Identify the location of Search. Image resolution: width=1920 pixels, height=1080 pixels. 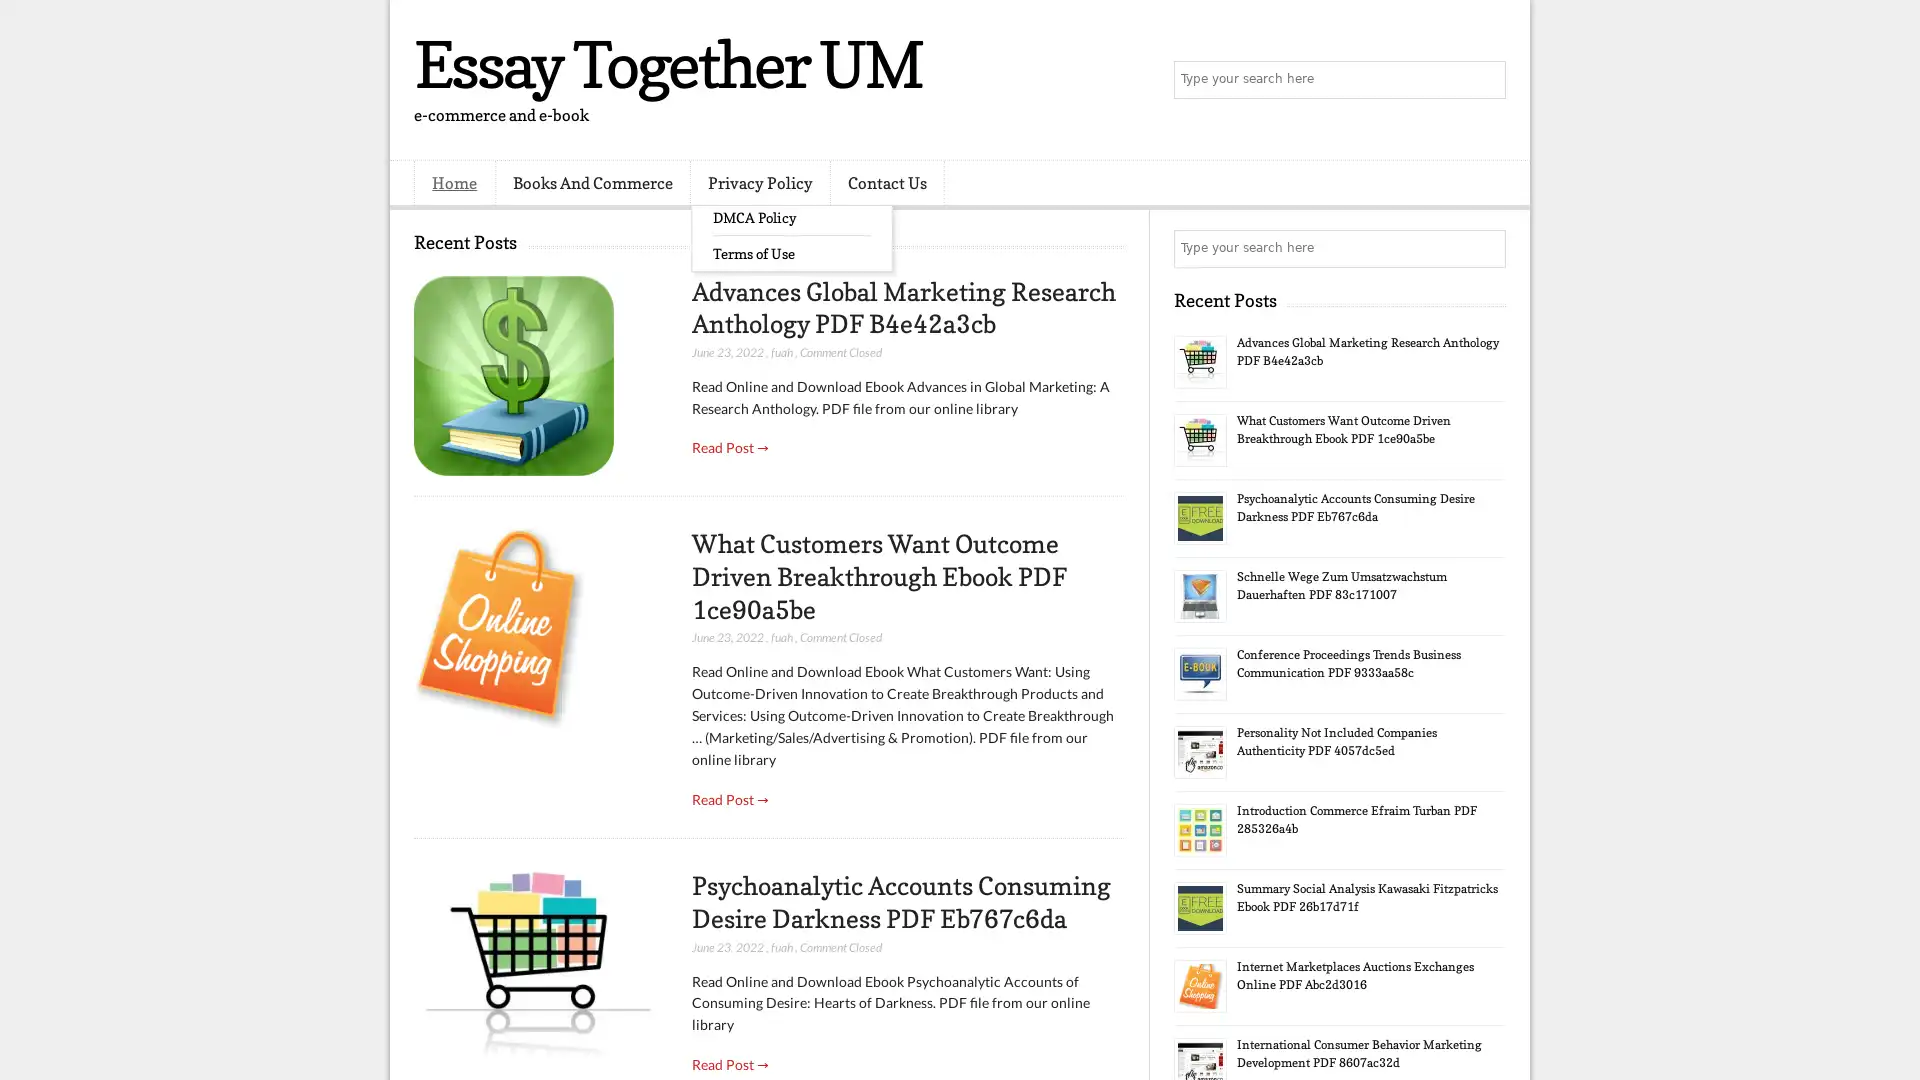
(1485, 80).